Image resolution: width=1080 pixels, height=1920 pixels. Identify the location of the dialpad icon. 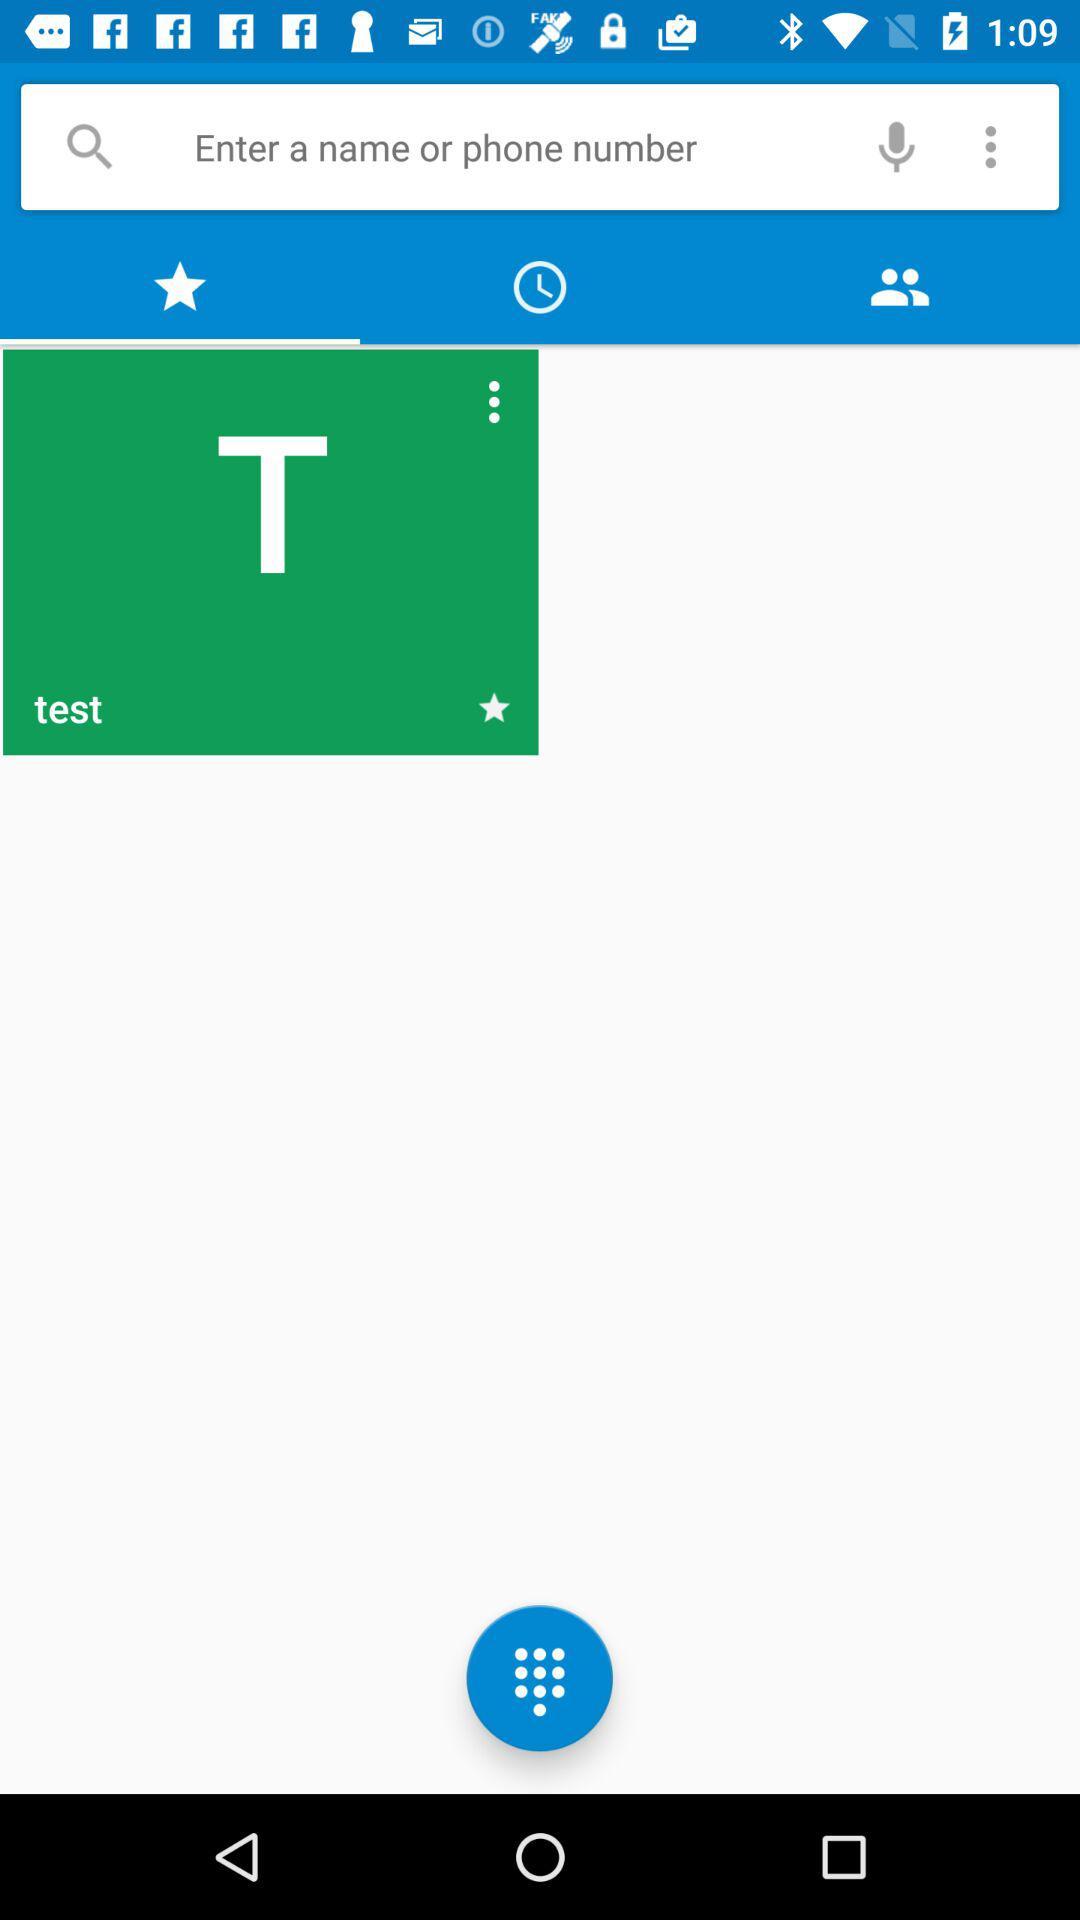
(540, 1678).